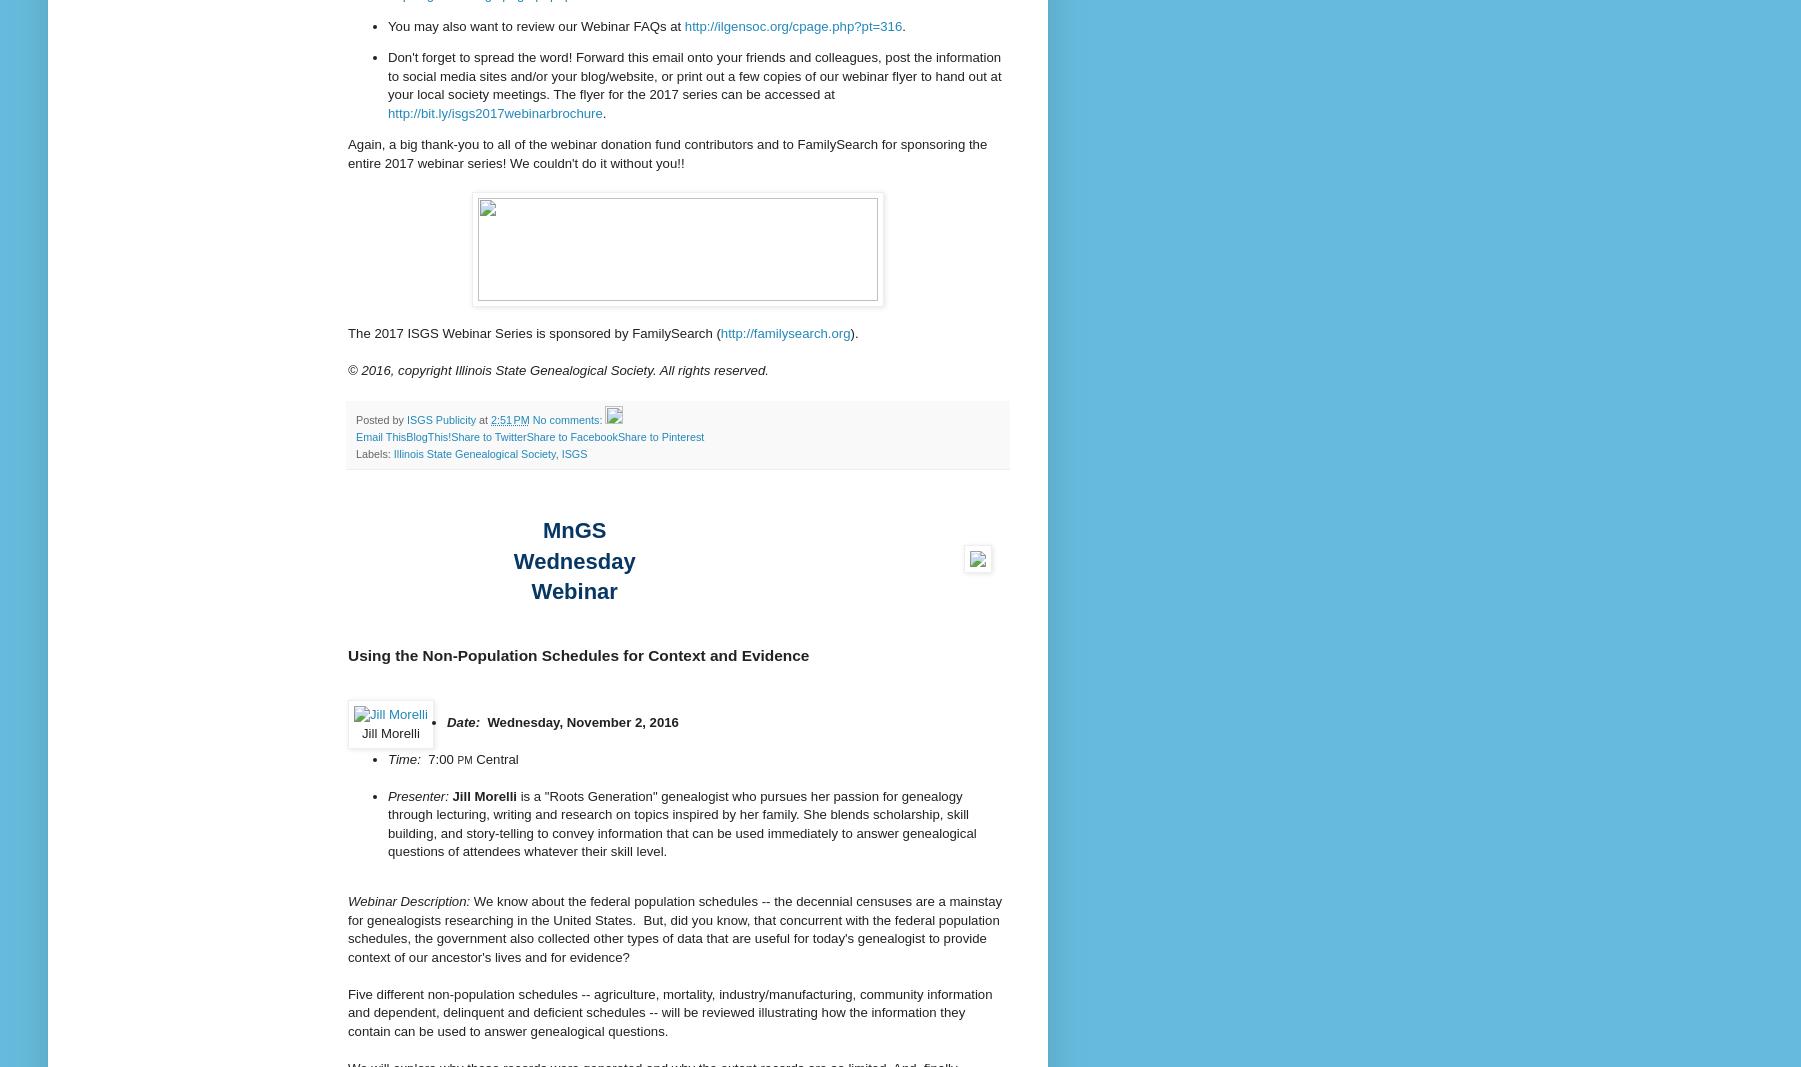  What do you see at coordinates (387, 757) in the screenshot?
I see `'Time:'` at bounding box center [387, 757].